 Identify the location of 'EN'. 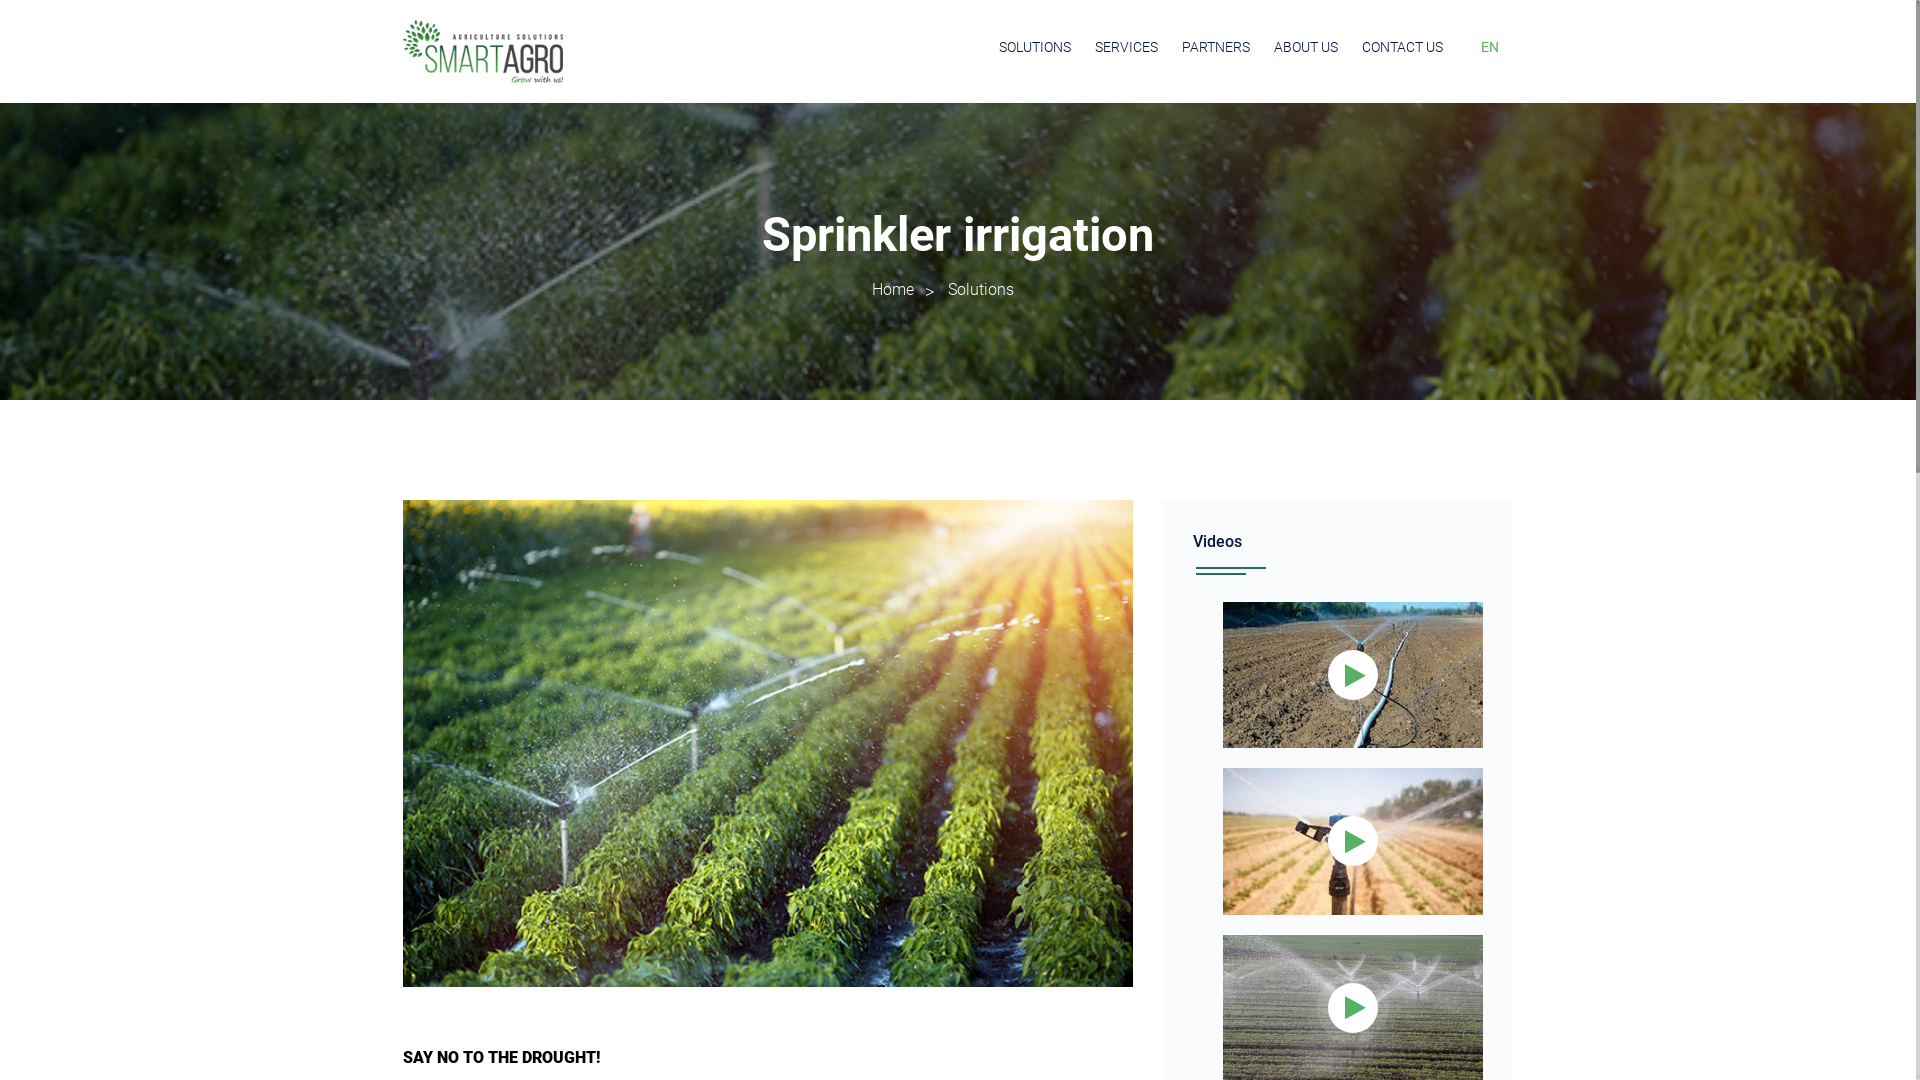
(1489, 46).